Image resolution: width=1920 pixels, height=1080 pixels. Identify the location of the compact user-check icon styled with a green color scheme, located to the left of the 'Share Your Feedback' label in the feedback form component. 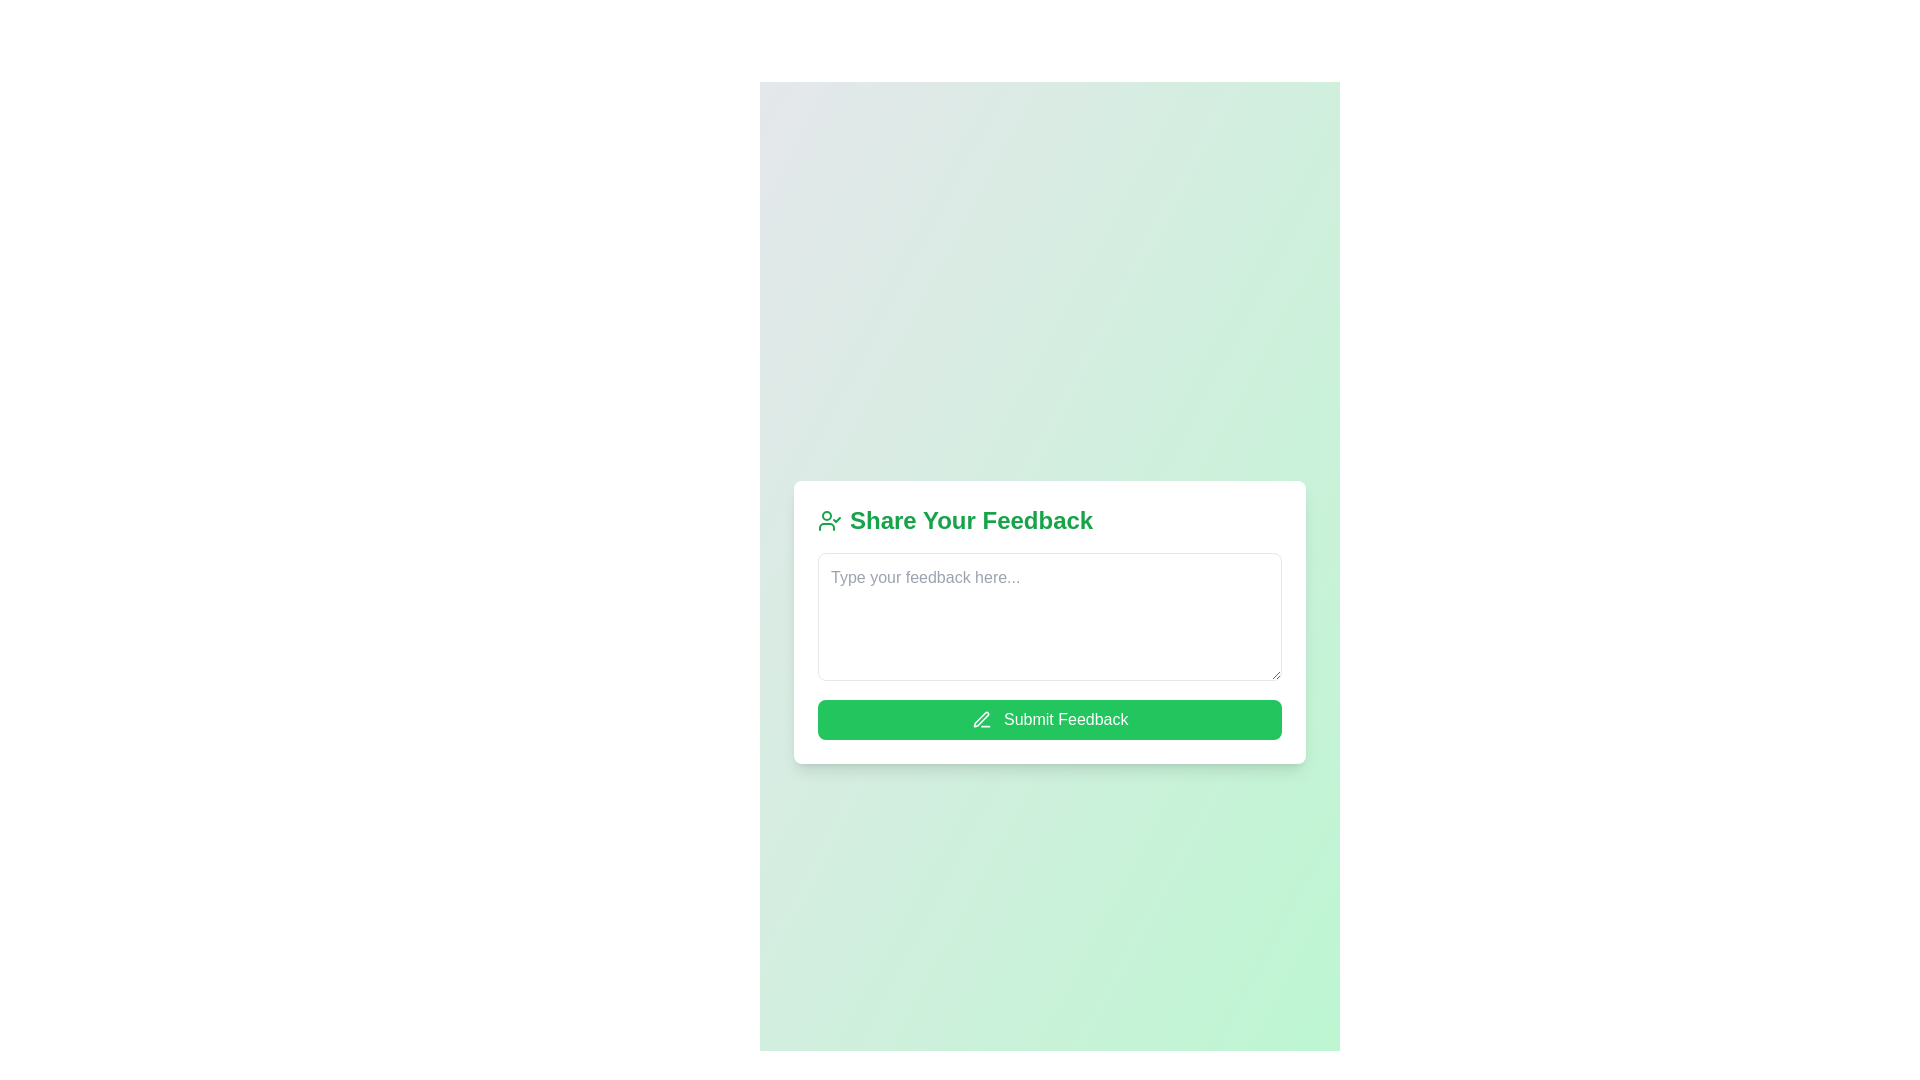
(830, 519).